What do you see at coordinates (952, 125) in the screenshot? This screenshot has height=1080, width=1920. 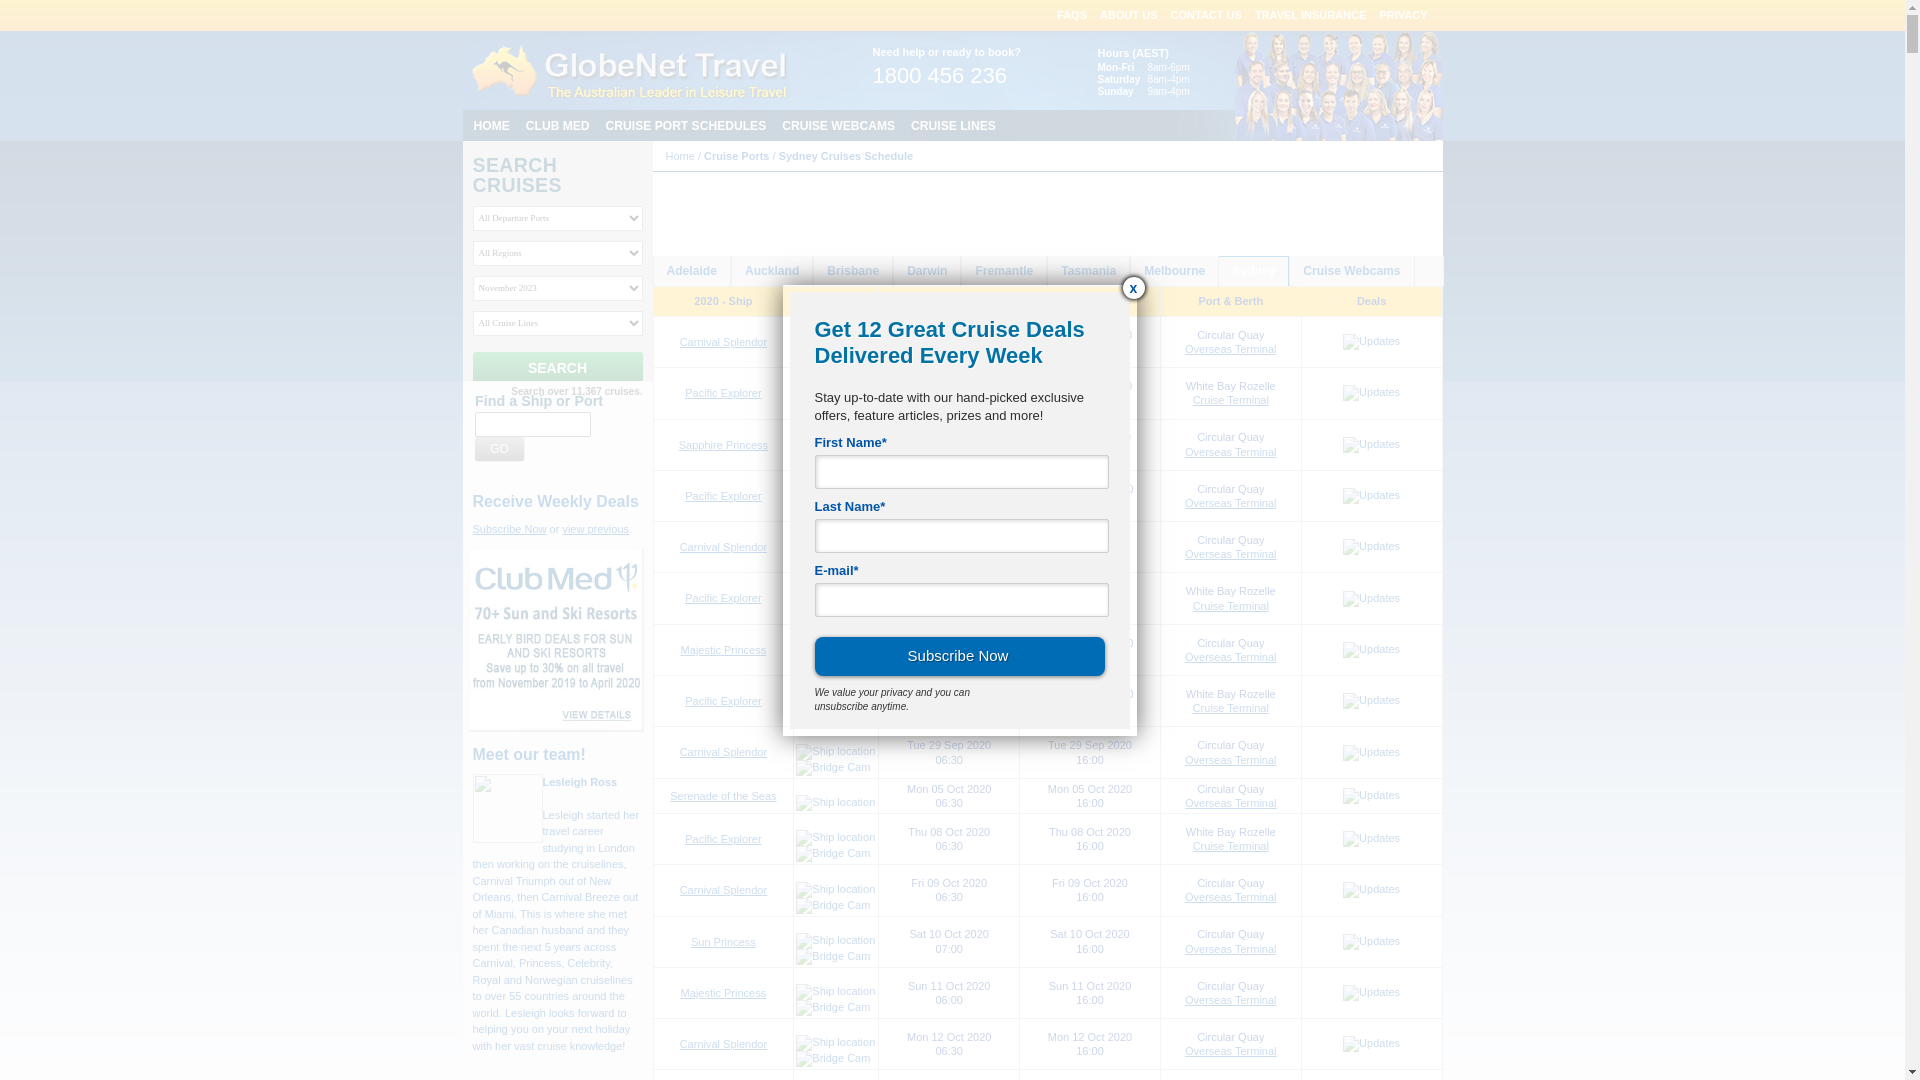 I see `'CRUISE LINES'` at bounding box center [952, 125].